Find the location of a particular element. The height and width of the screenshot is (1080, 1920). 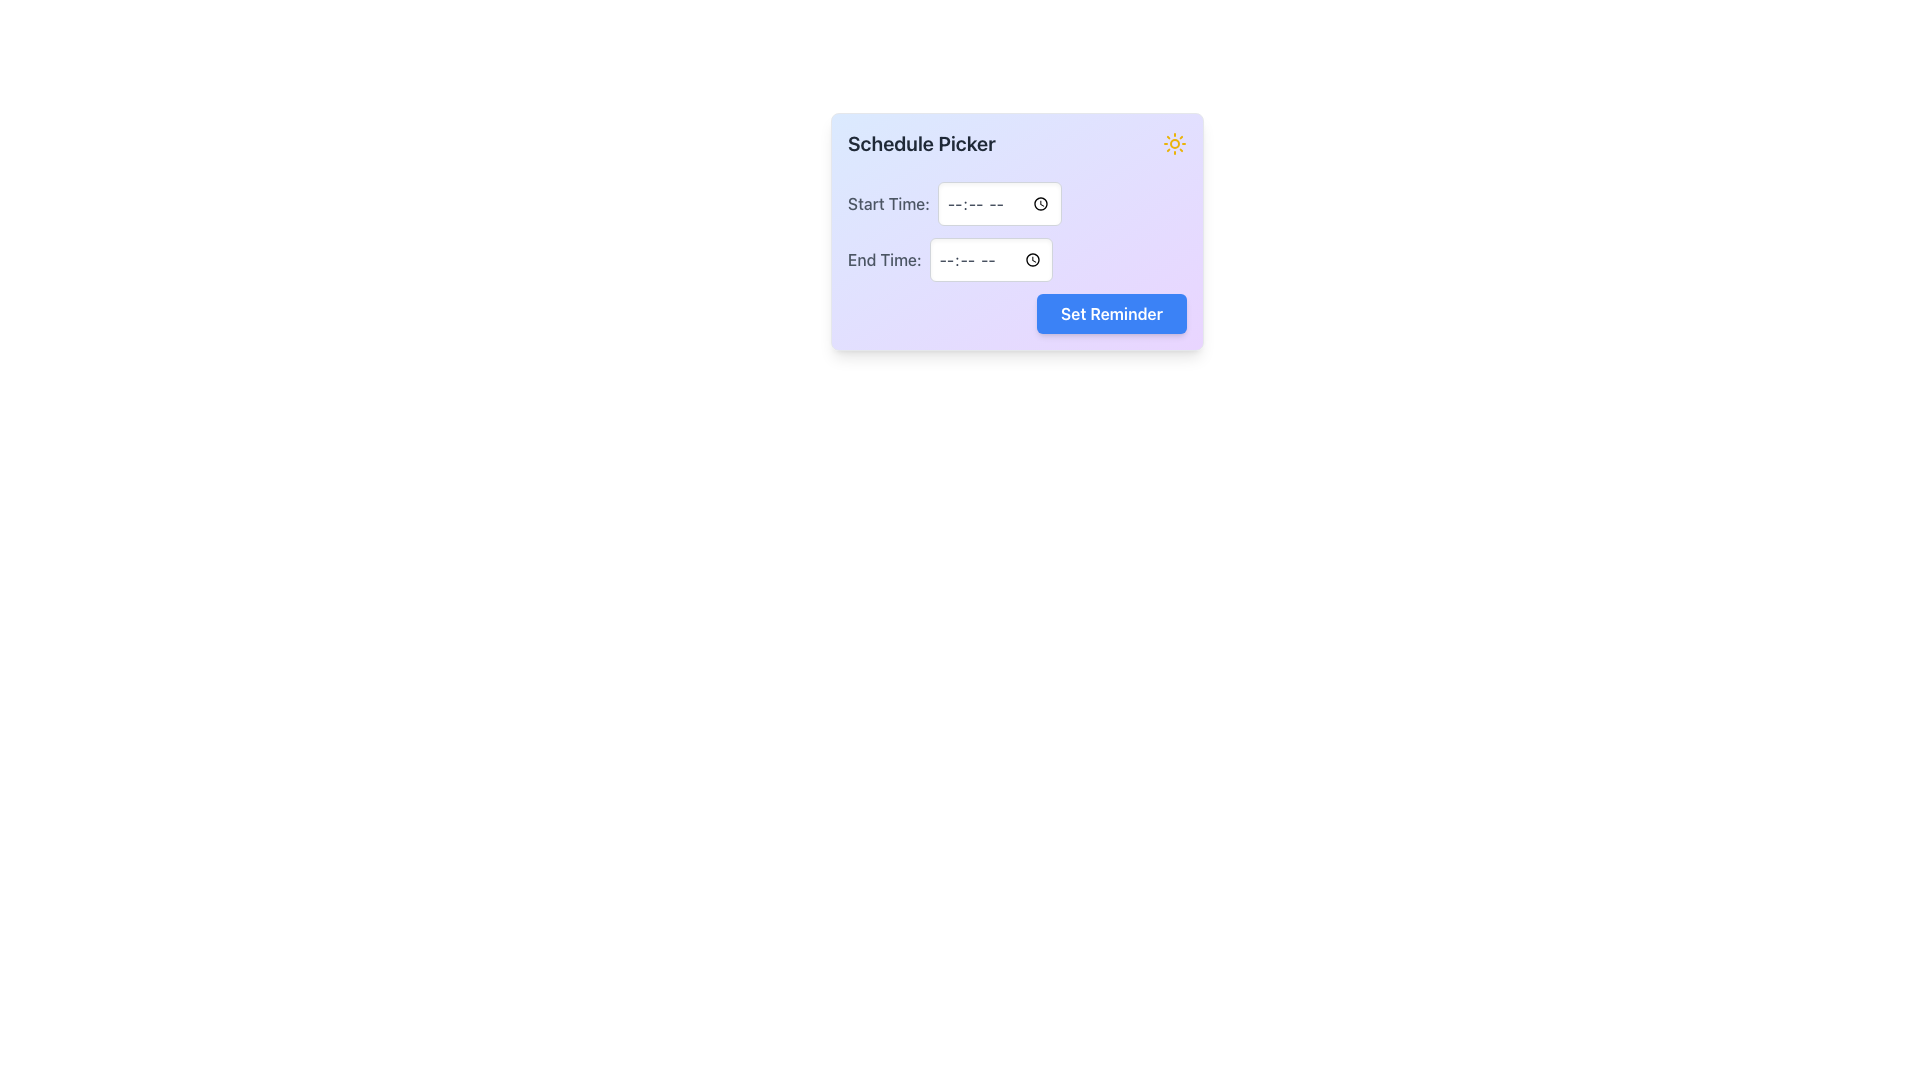

the sun-shaped yellow icon located on the right-hand side of the header section of the 'Schedule Picker' panel is located at coordinates (1175, 142).